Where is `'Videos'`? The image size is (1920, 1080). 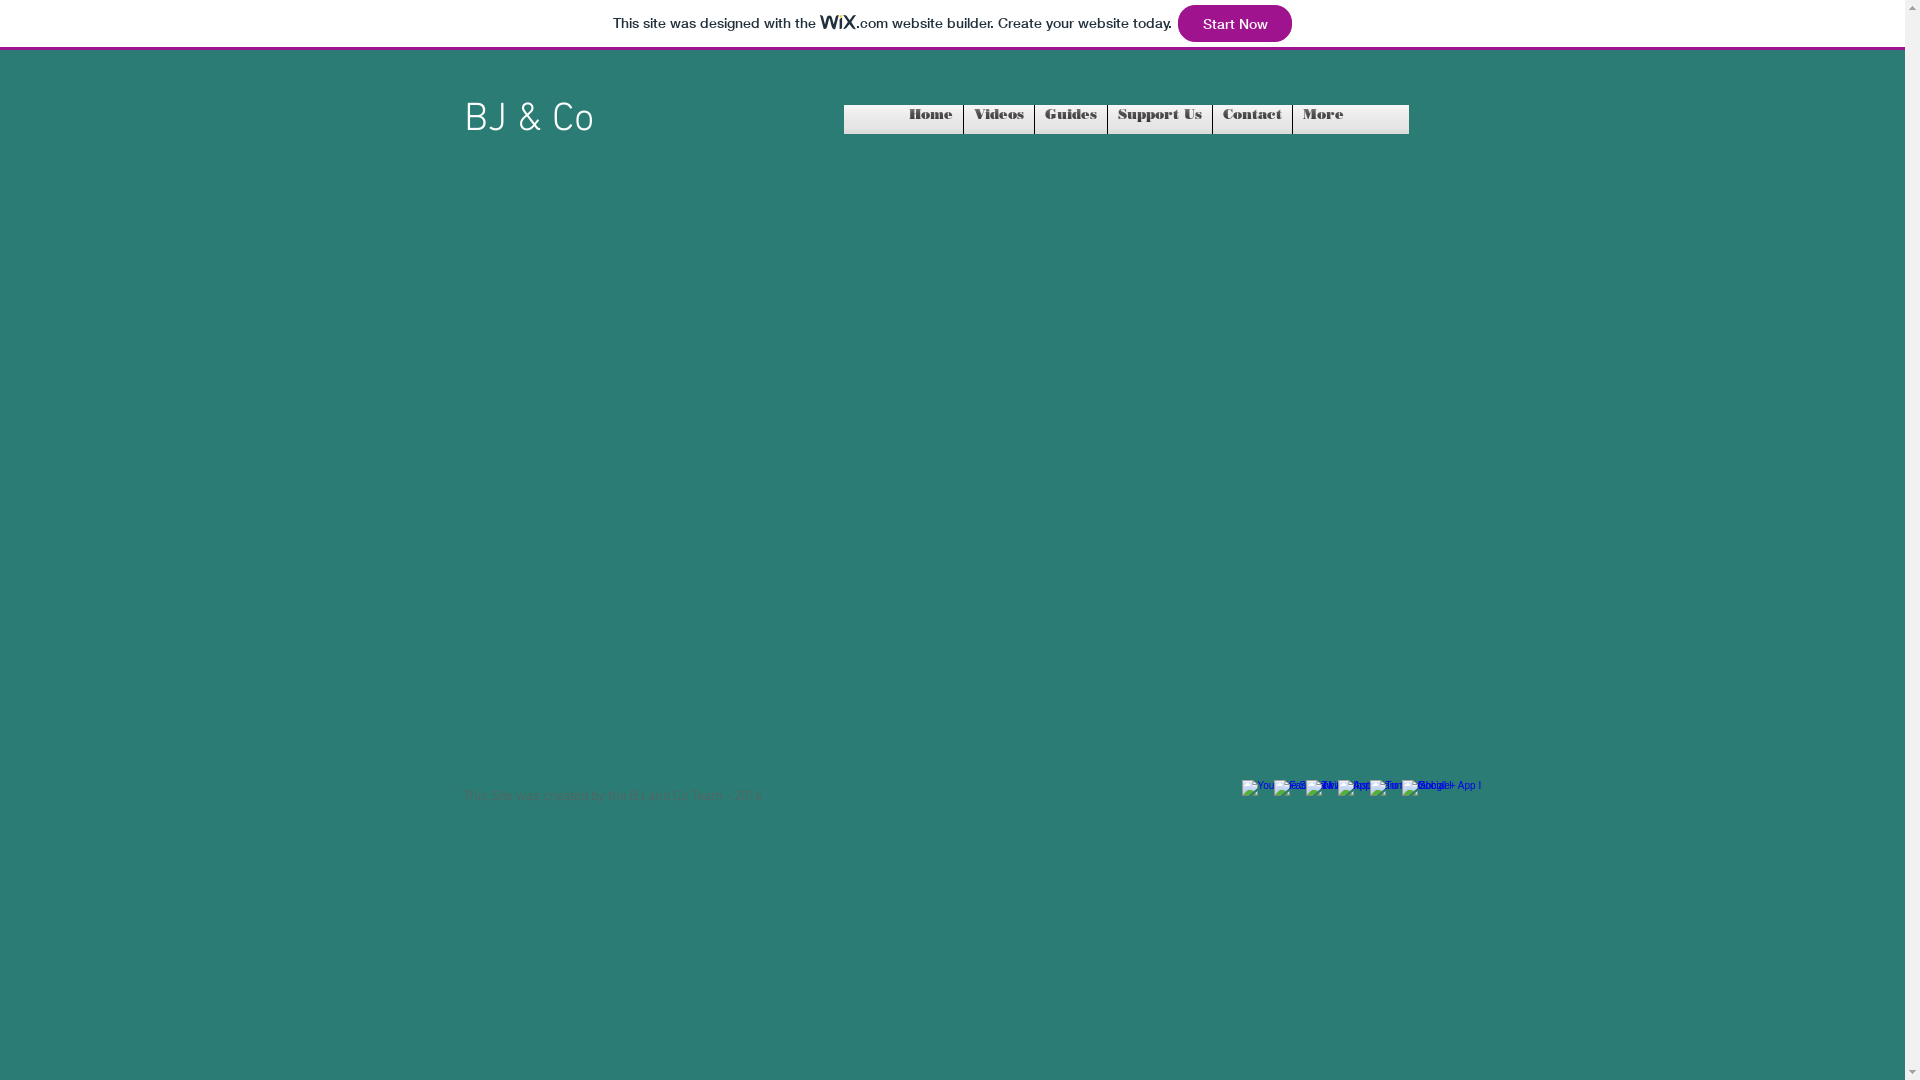
'Videos' is located at coordinates (998, 119).